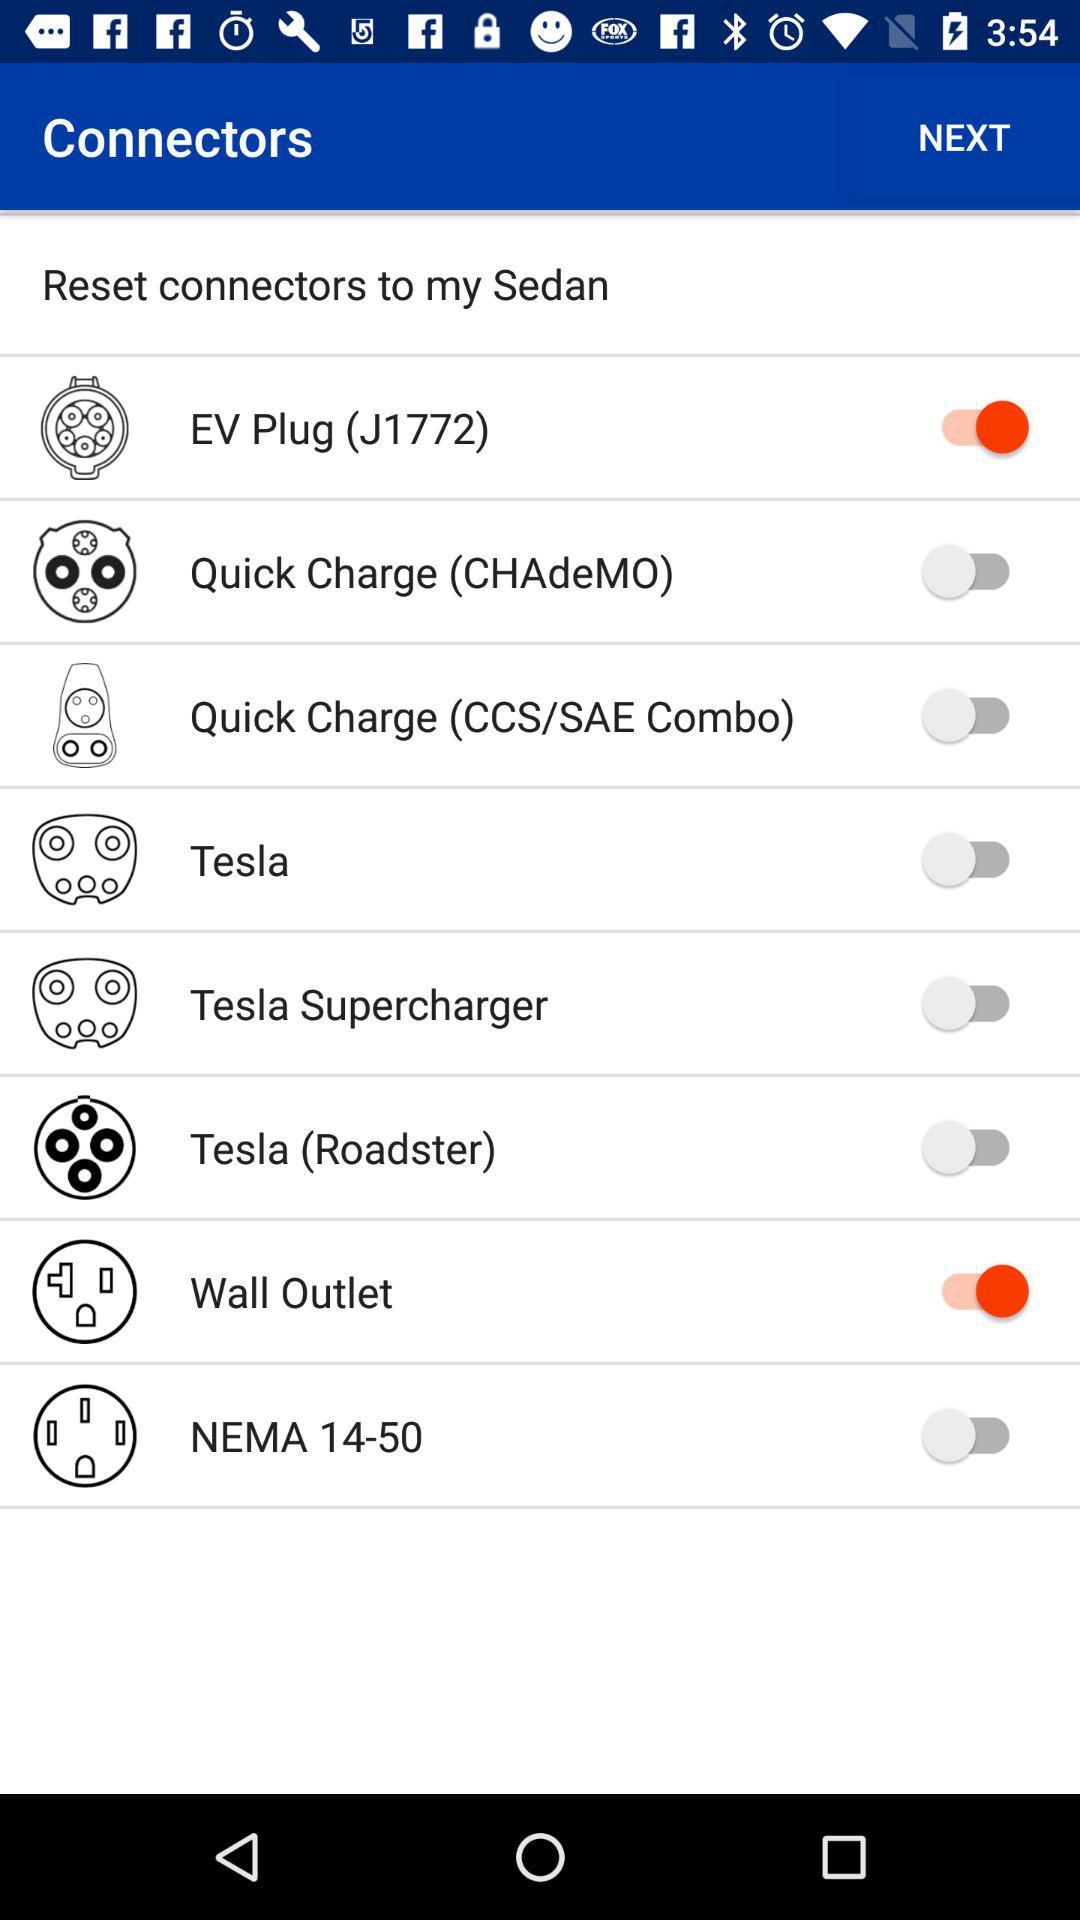 This screenshot has width=1080, height=1920. Describe the element at coordinates (963, 135) in the screenshot. I see `next` at that location.